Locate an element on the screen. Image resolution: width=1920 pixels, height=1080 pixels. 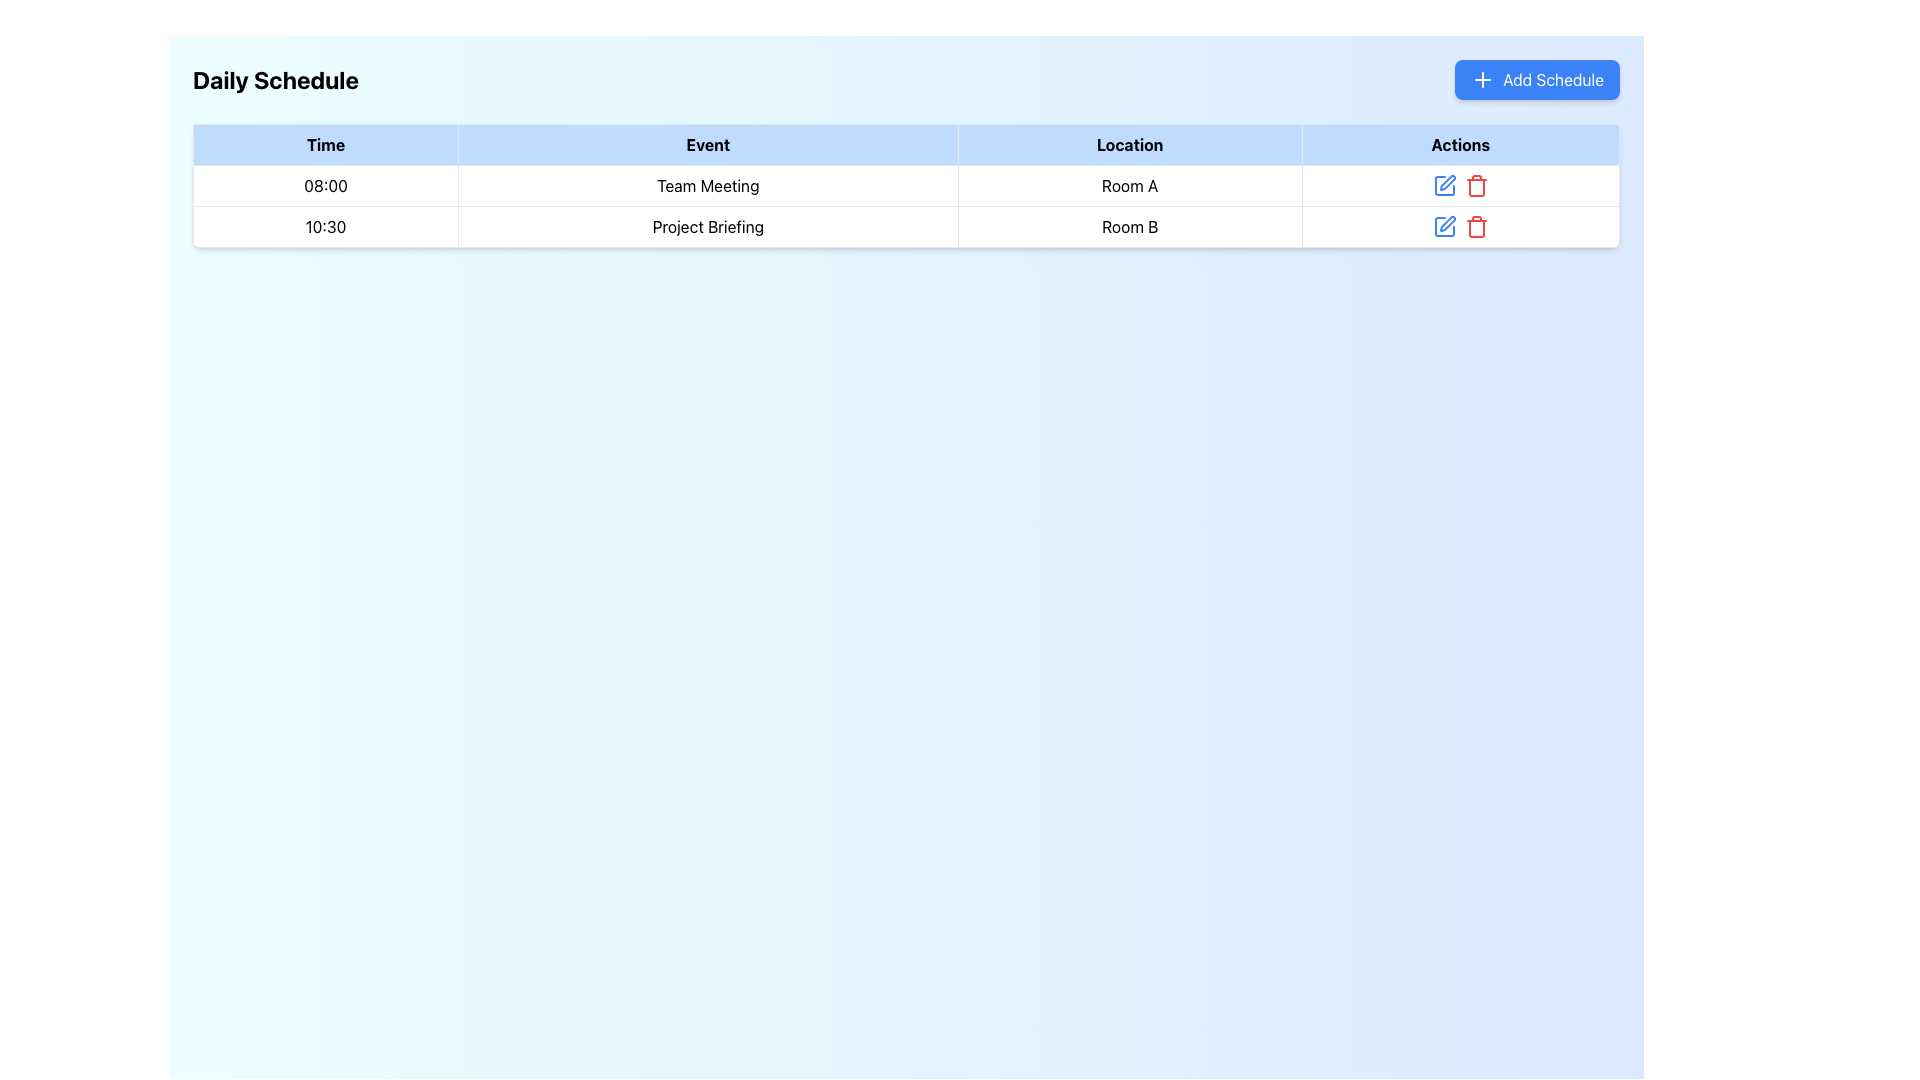
column headers of the schedule table located in the top row, which includes 'Time', 'Event', 'Location', and 'Actions' is located at coordinates (905, 144).